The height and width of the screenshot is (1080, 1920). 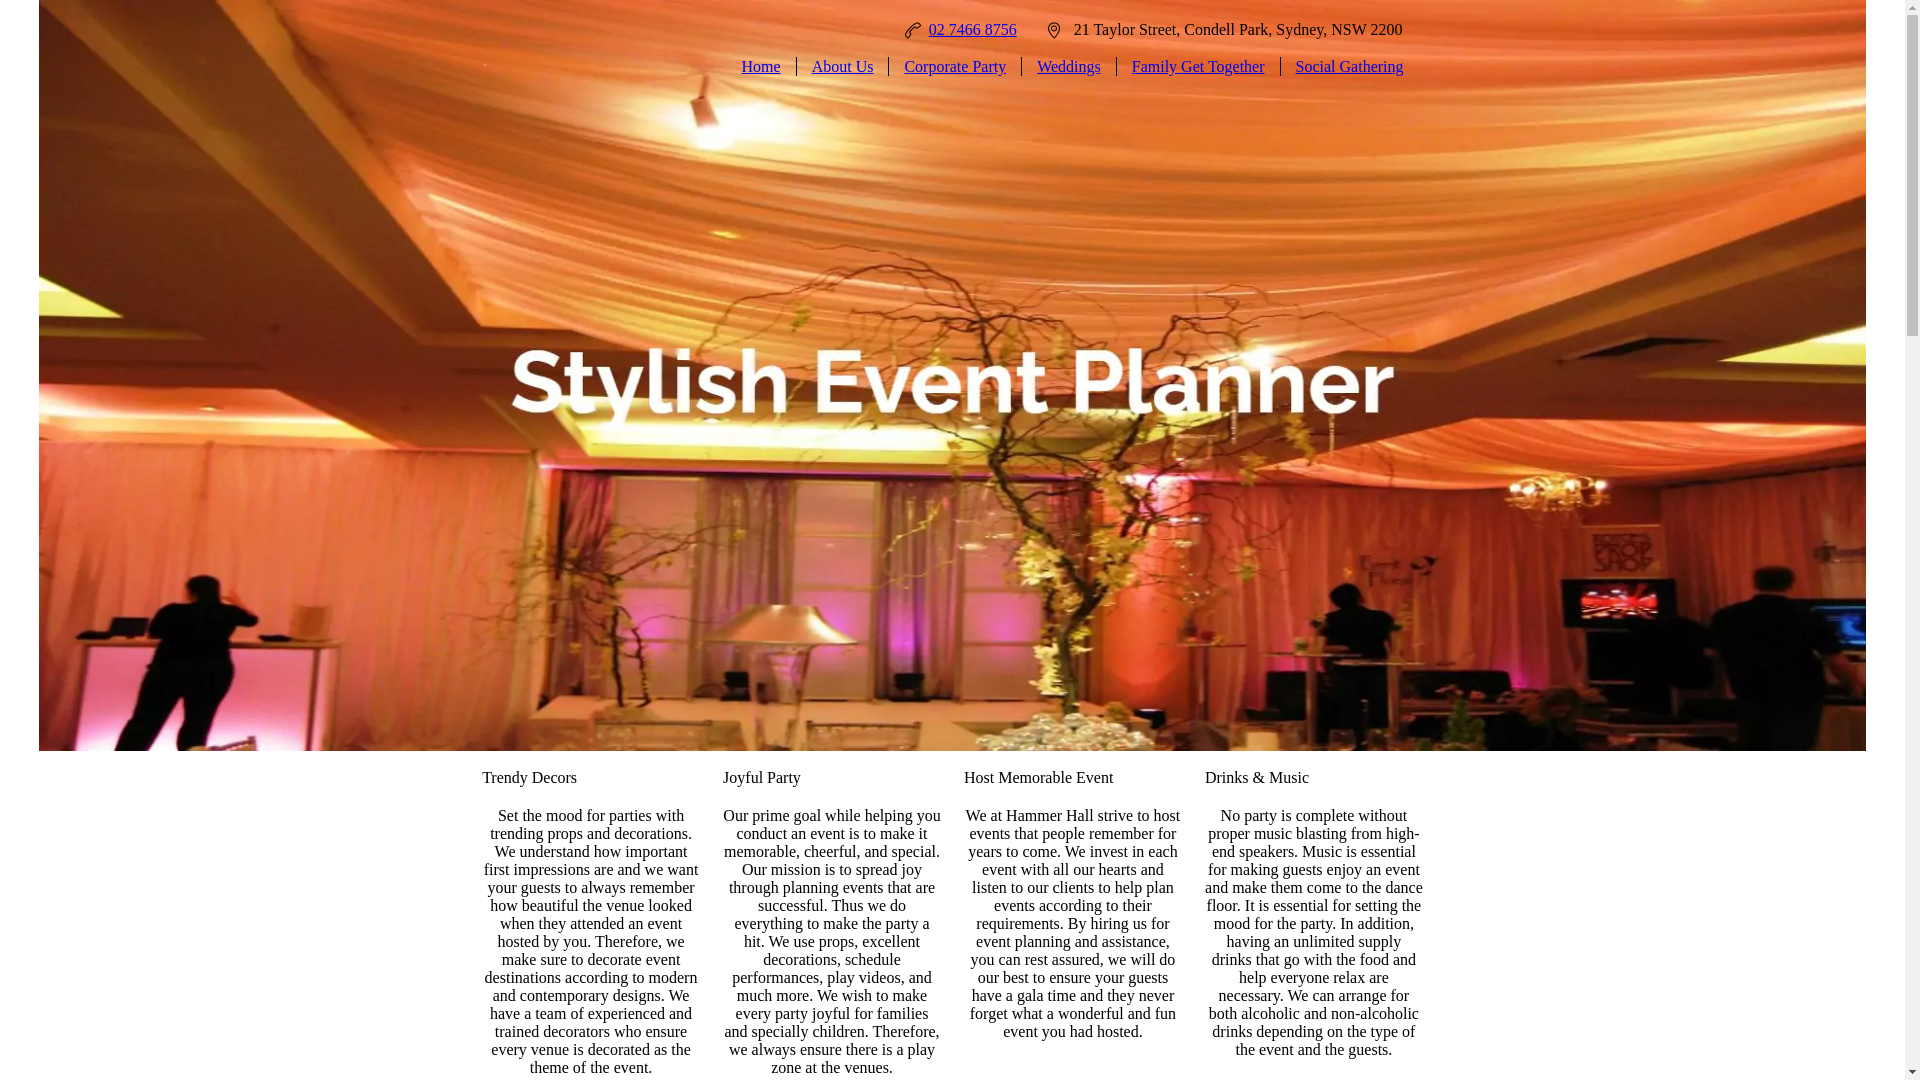 What do you see at coordinates (760, 65) in the screenshot?
I see `'Home'` at bounding box center [760, 65].